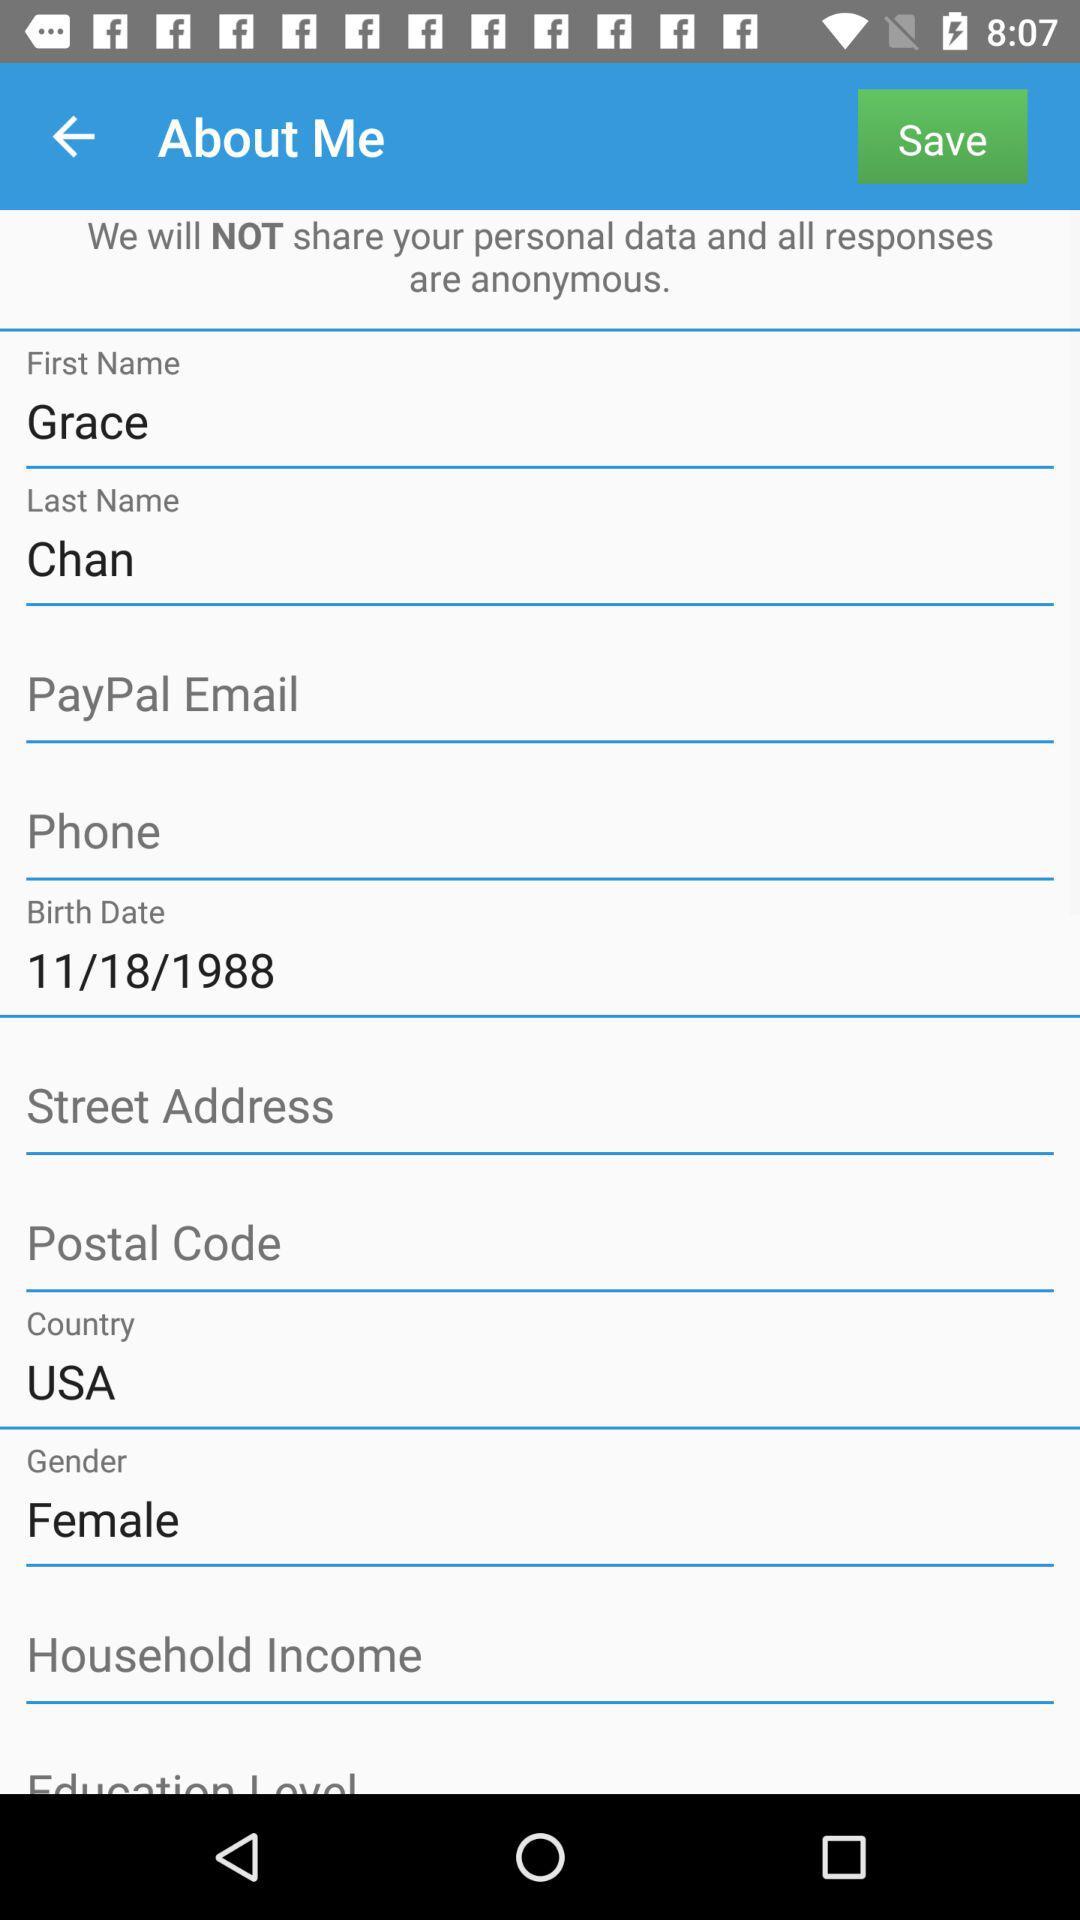  What do you see at coordinates (540, 557) in the screenshot?
I see `chan` at bounding box center [540, 557].